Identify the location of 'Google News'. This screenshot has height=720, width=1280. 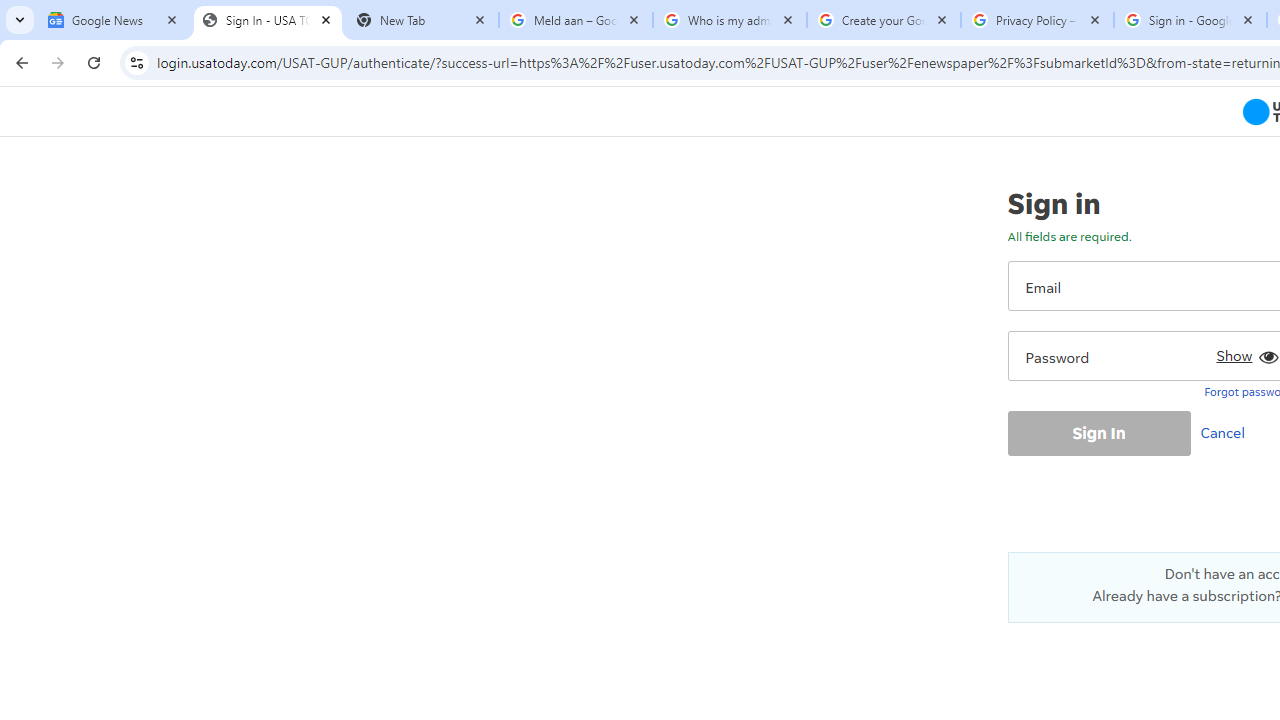
(112, 20).